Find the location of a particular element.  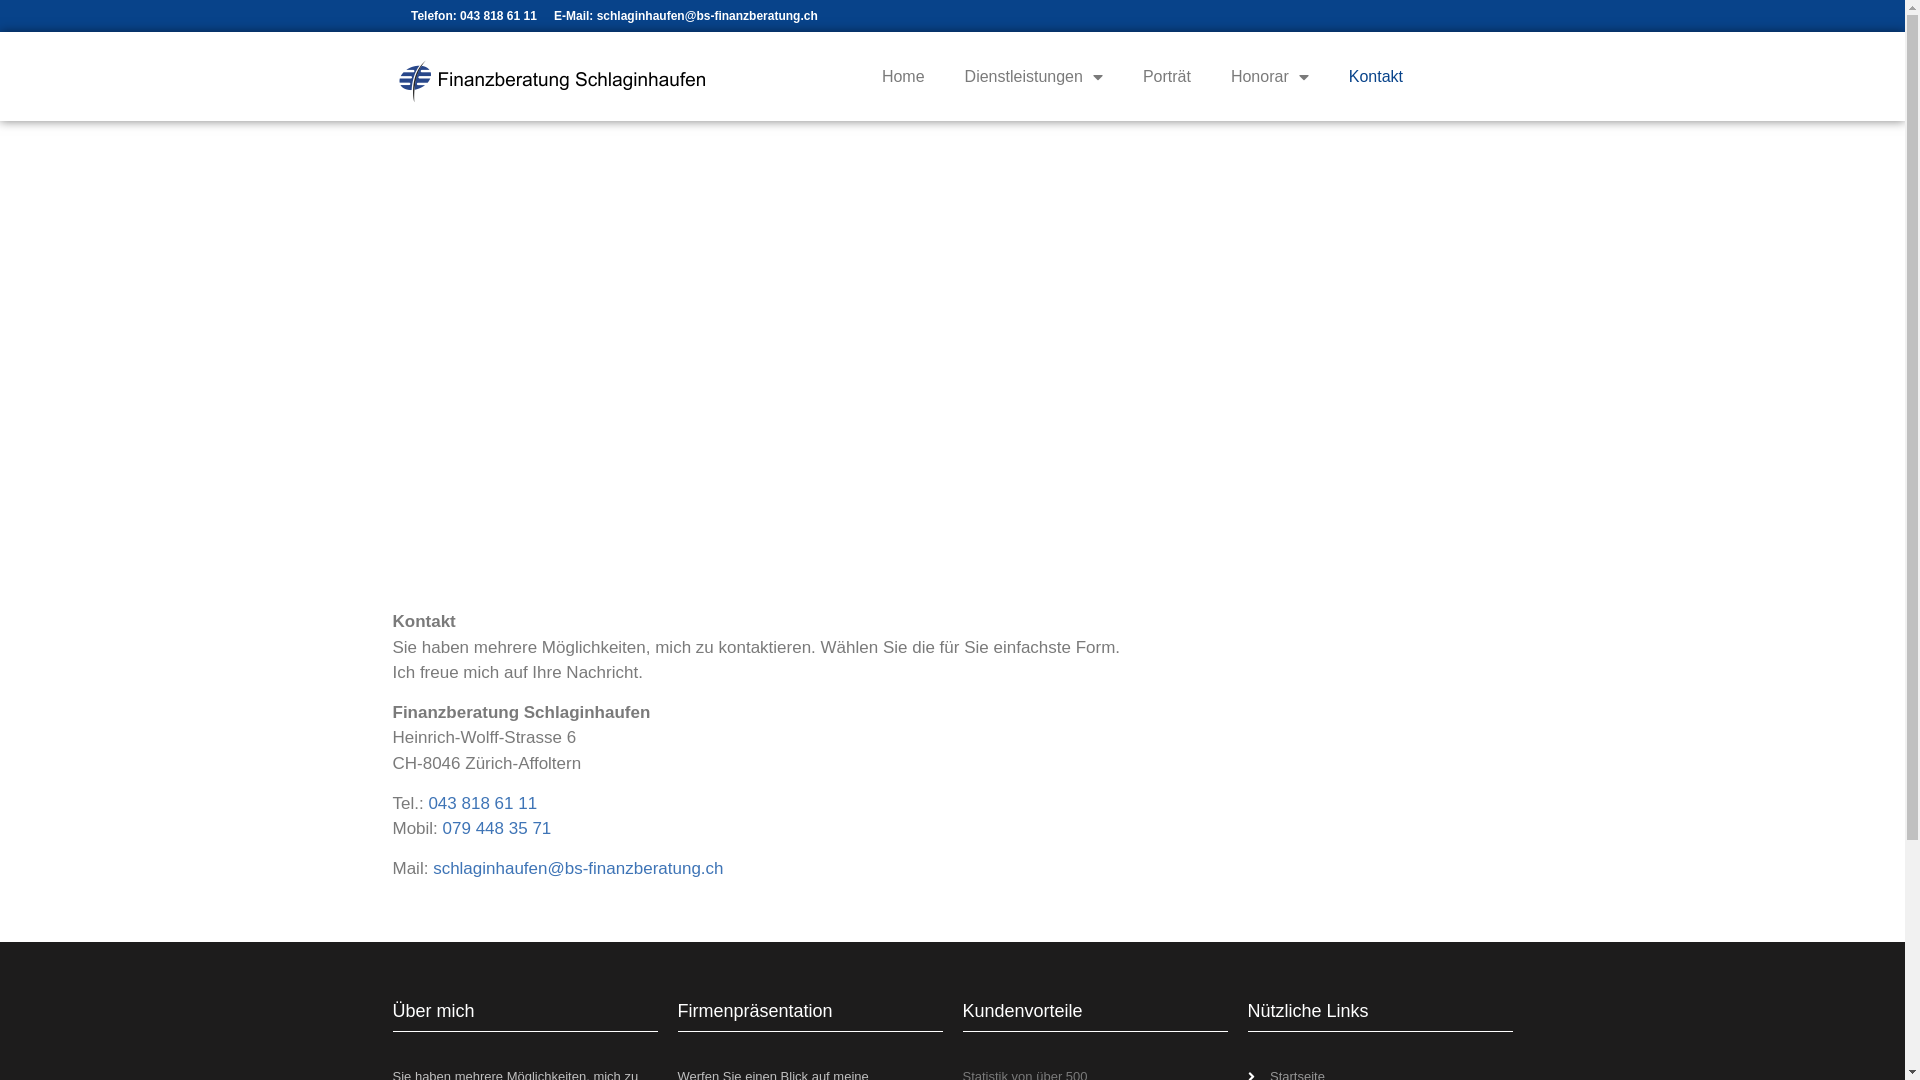

'043 818 61 11' is located at coordinates (482, 802).